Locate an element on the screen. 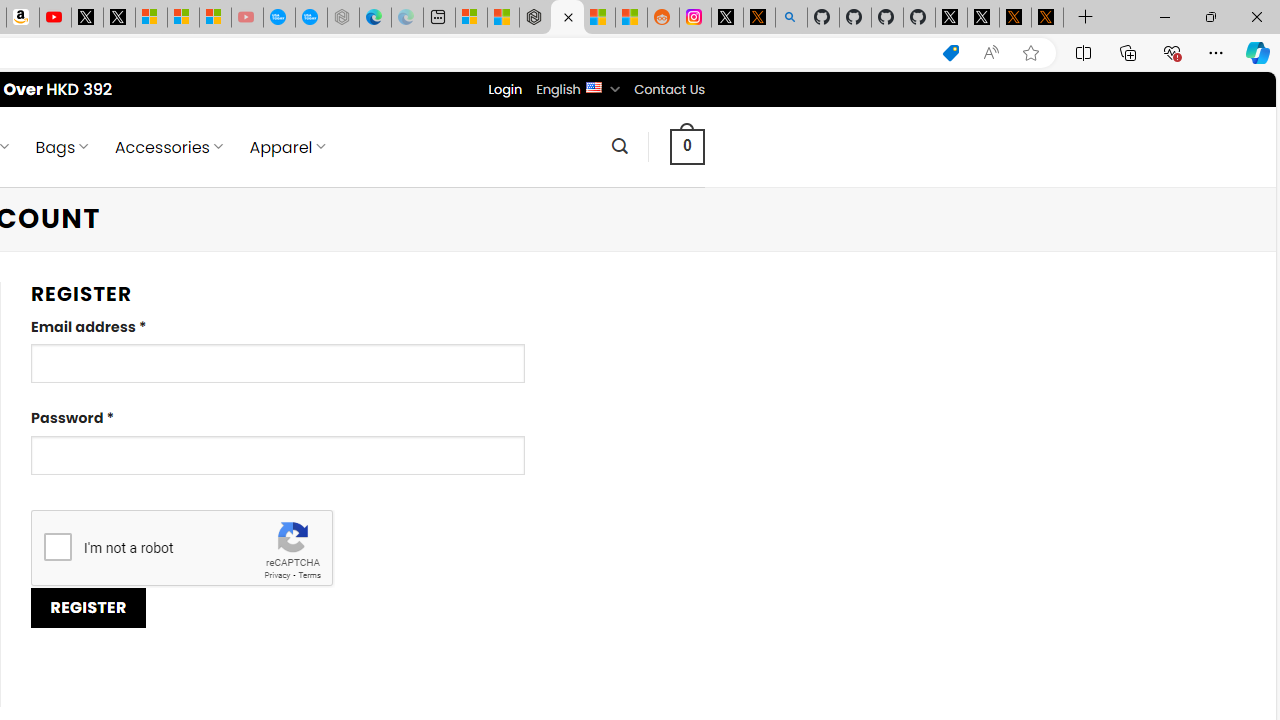 This screenshot has width=1280, height=720. 'Profile / X' is located at coordinates (950, 17).